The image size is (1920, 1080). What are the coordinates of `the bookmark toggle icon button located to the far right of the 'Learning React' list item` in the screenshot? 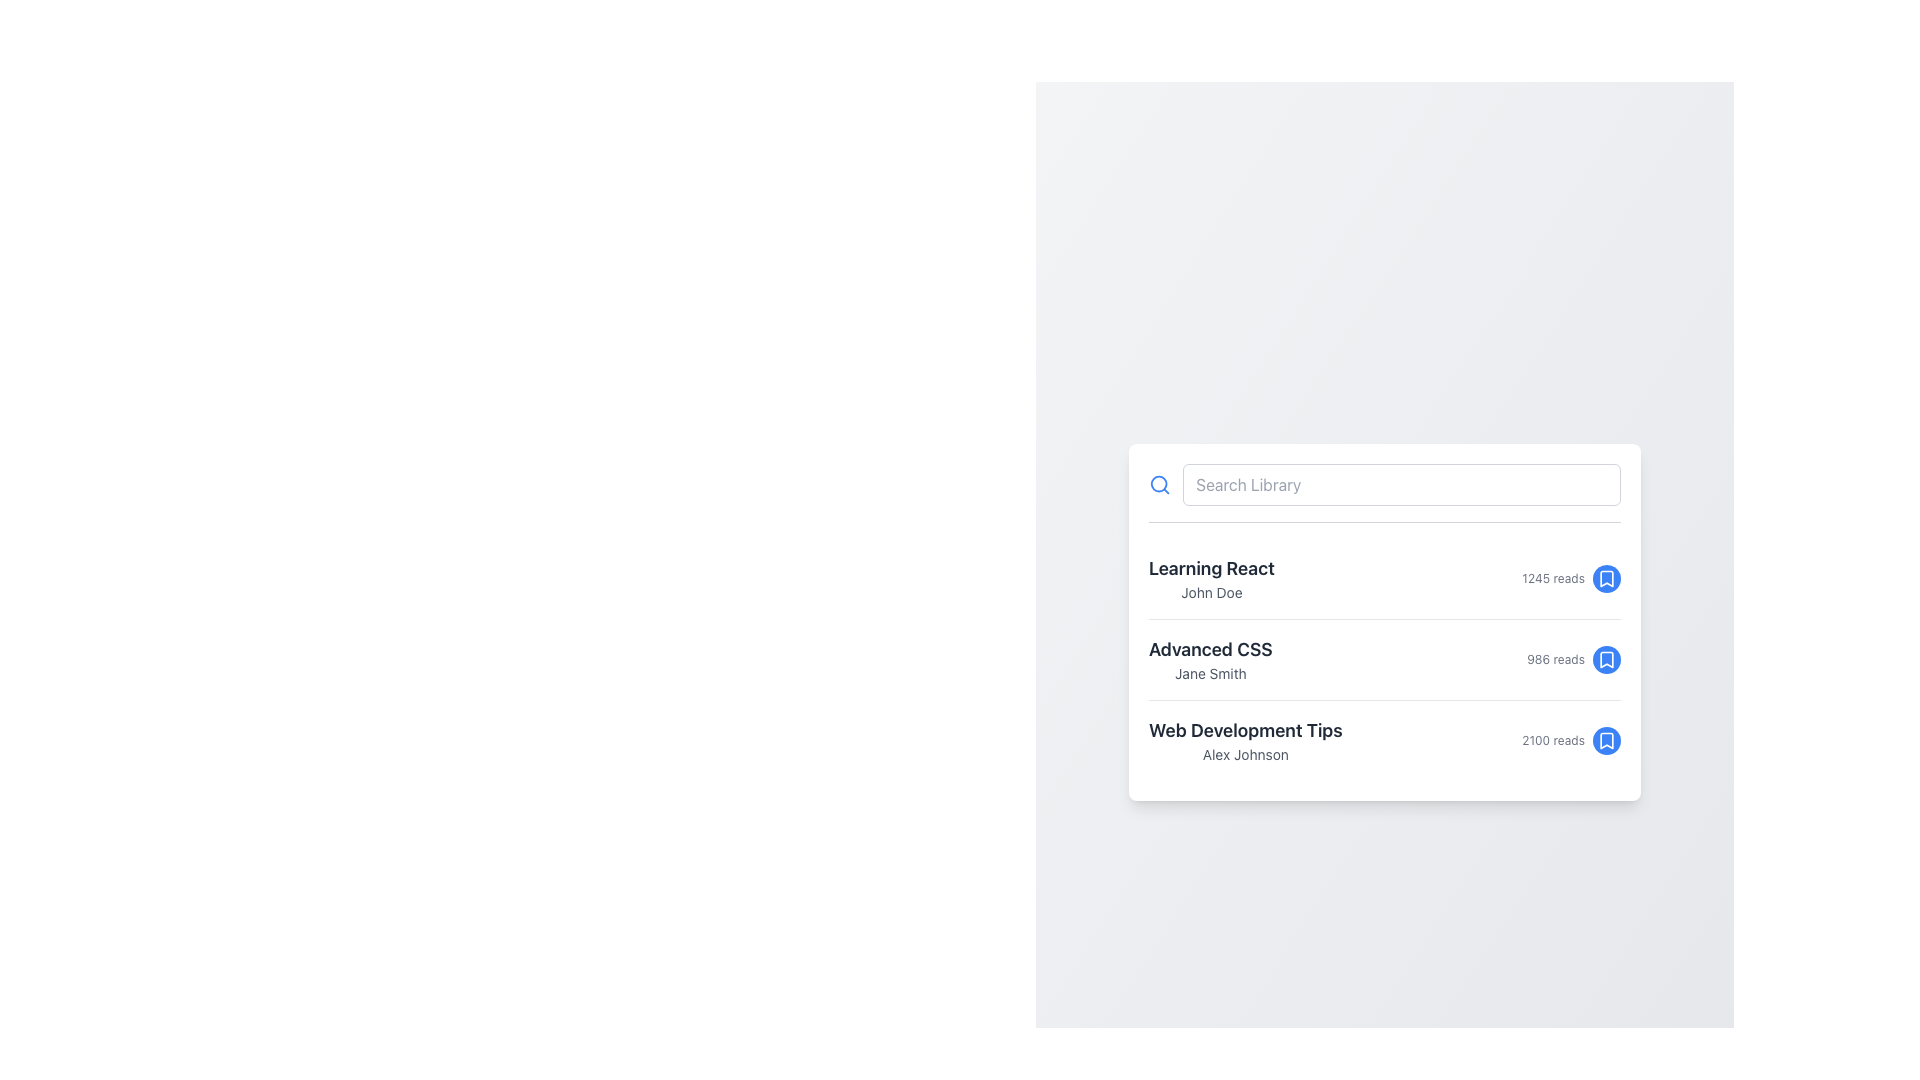 It's located at (1607, 578).